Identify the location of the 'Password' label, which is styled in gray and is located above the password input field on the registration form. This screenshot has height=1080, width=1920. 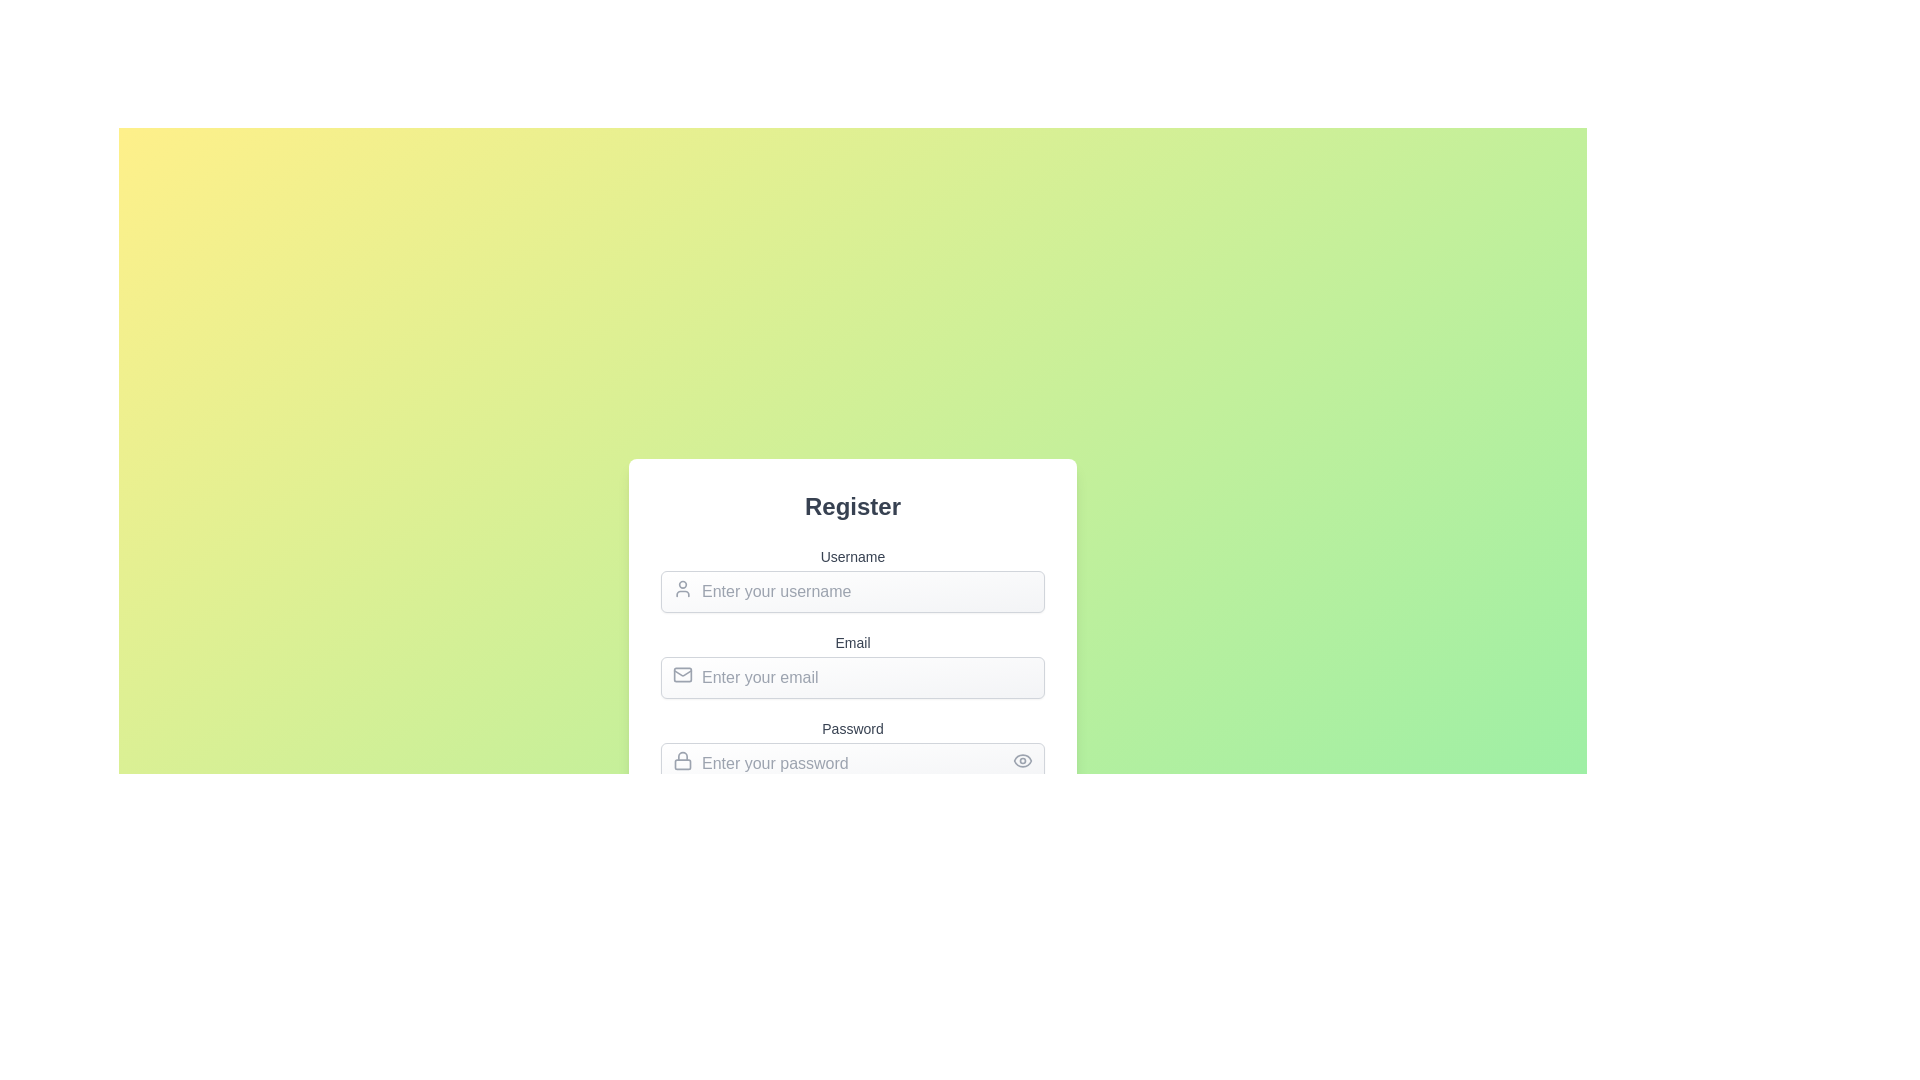
(853, 729).